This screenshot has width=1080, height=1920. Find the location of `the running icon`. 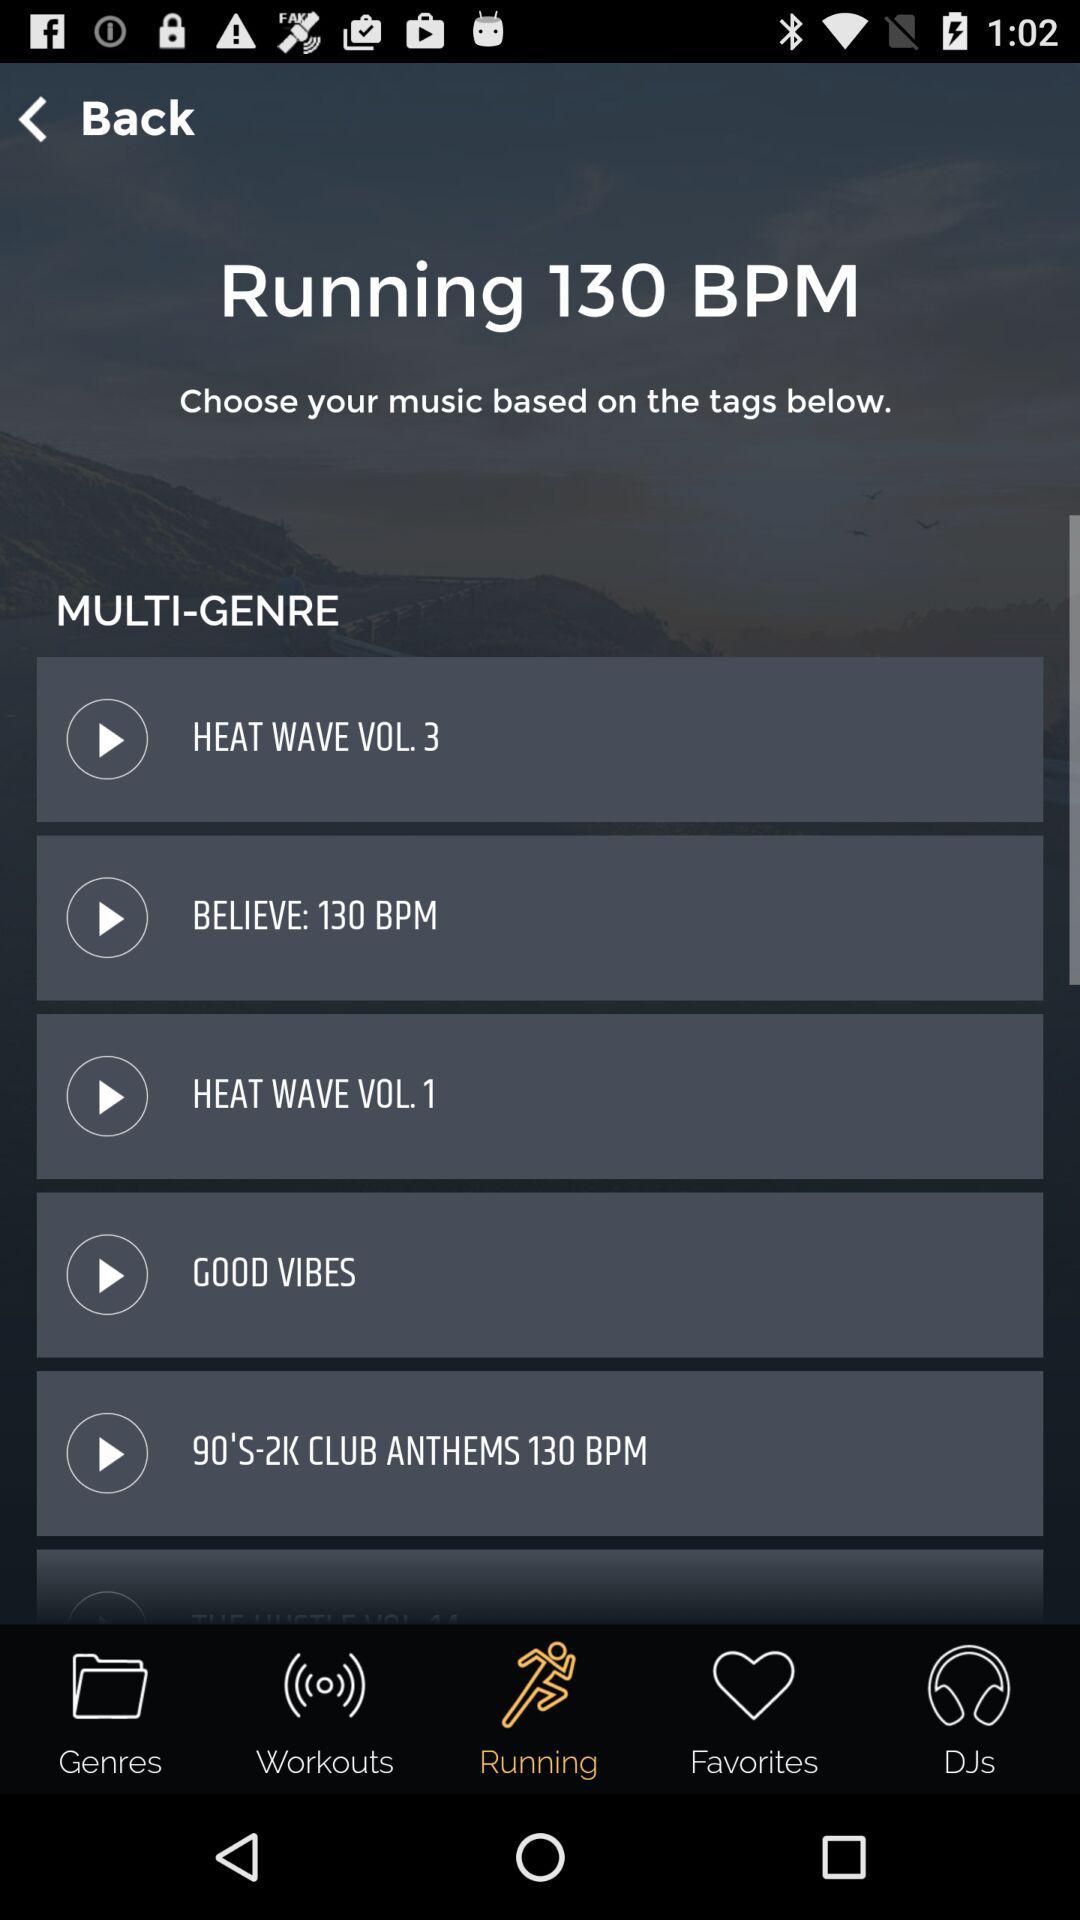

the running icon is located at coordinates (538, 1684).